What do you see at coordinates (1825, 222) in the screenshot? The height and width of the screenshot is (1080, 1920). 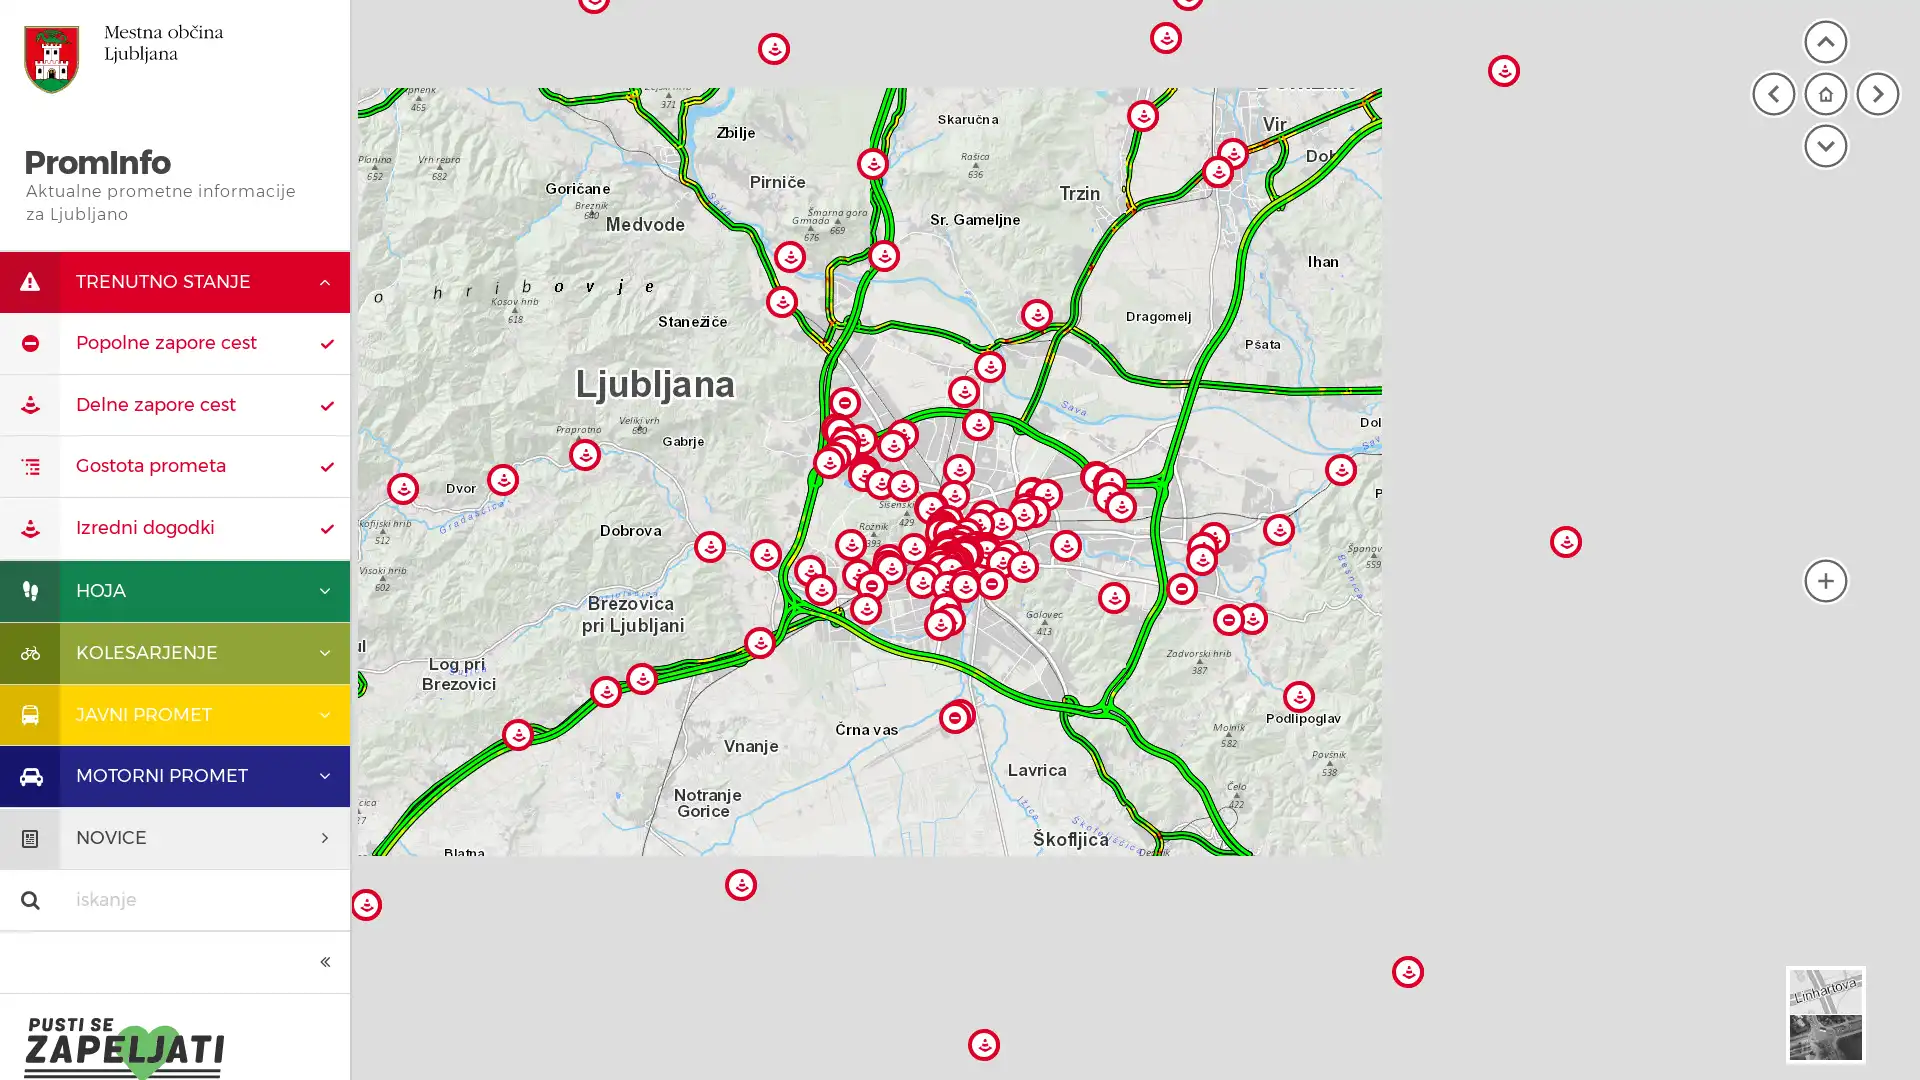 I see `moja lokacija` at bounding box center [1825, 222].